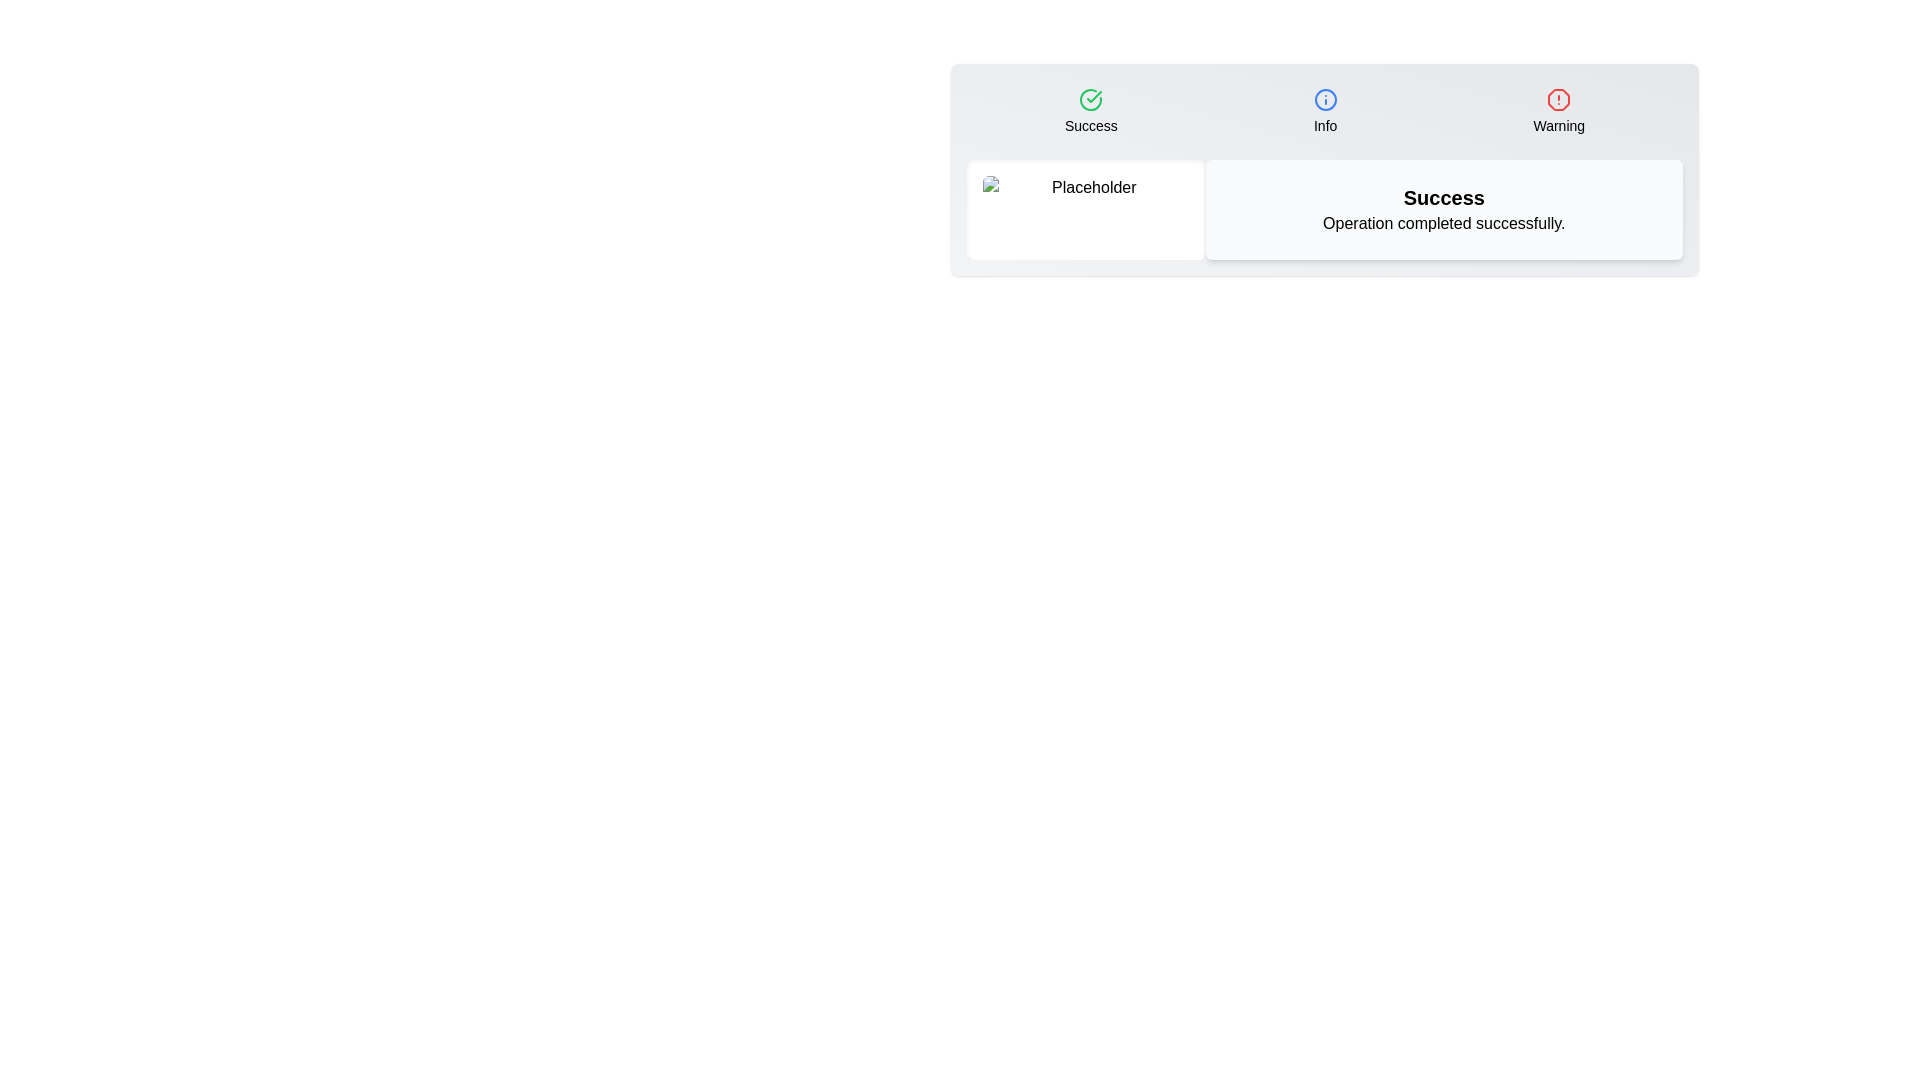 The width and height of the screenshot is (1920, 1080). Describe the element at coordinates (1090, 111) in the screenshot. I see `the tab labeled Success` at that location.